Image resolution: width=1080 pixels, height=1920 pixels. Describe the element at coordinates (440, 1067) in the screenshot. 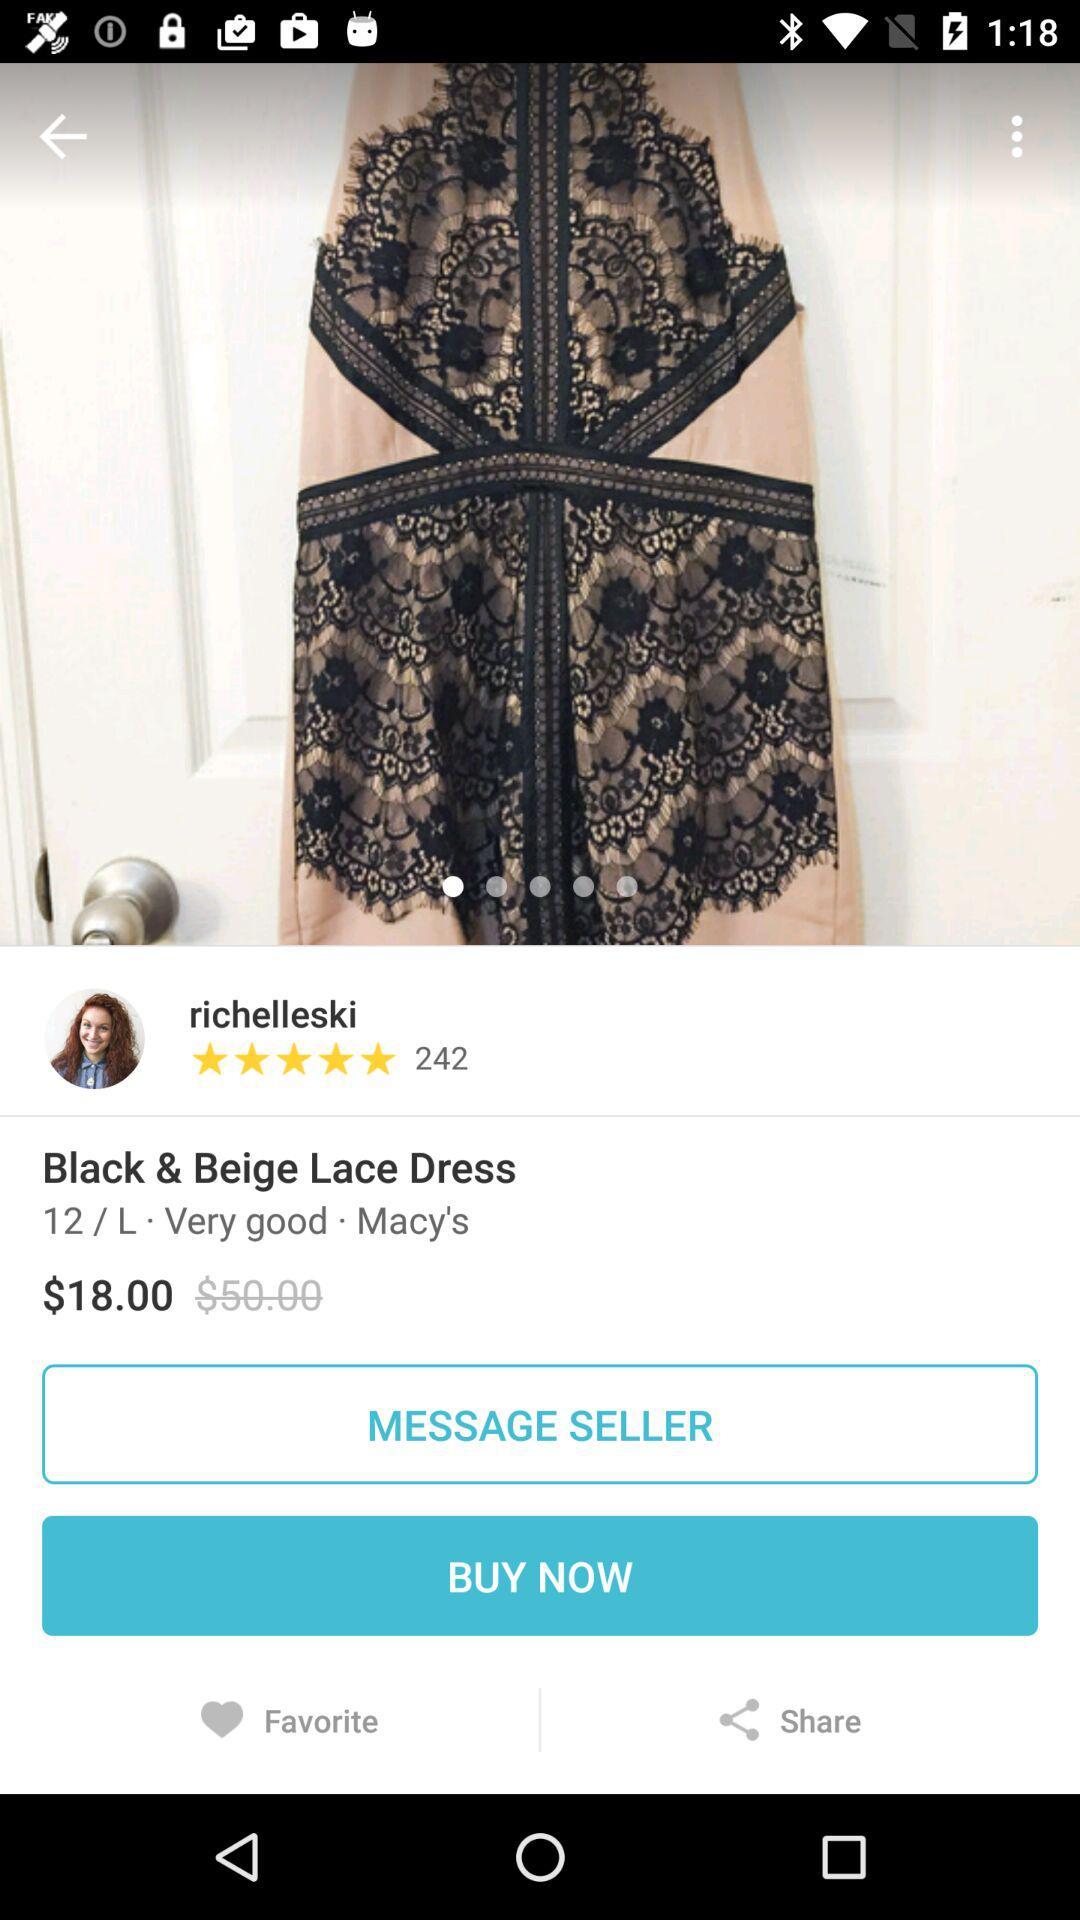

I see `the 242 item` at that location.